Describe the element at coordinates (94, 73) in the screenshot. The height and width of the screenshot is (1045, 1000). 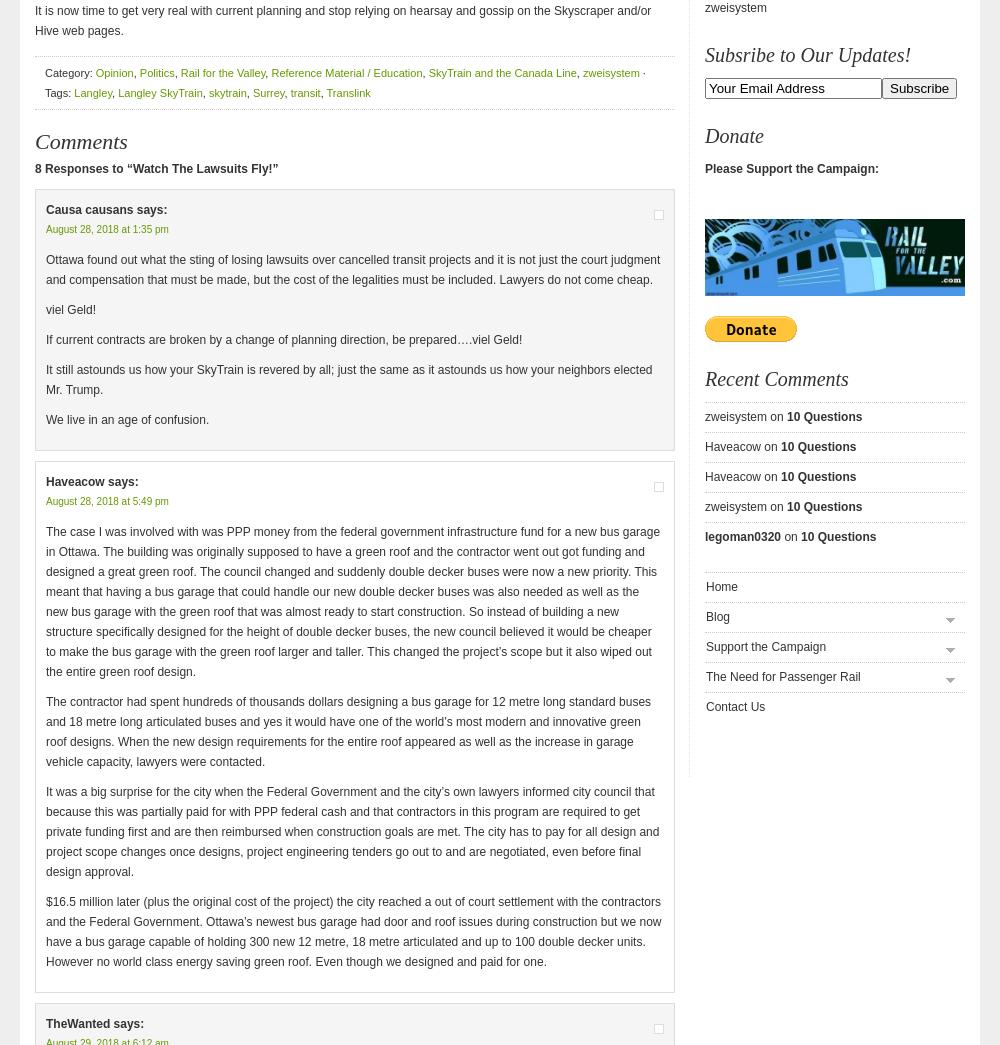
I see `'Opinion'` at that location.